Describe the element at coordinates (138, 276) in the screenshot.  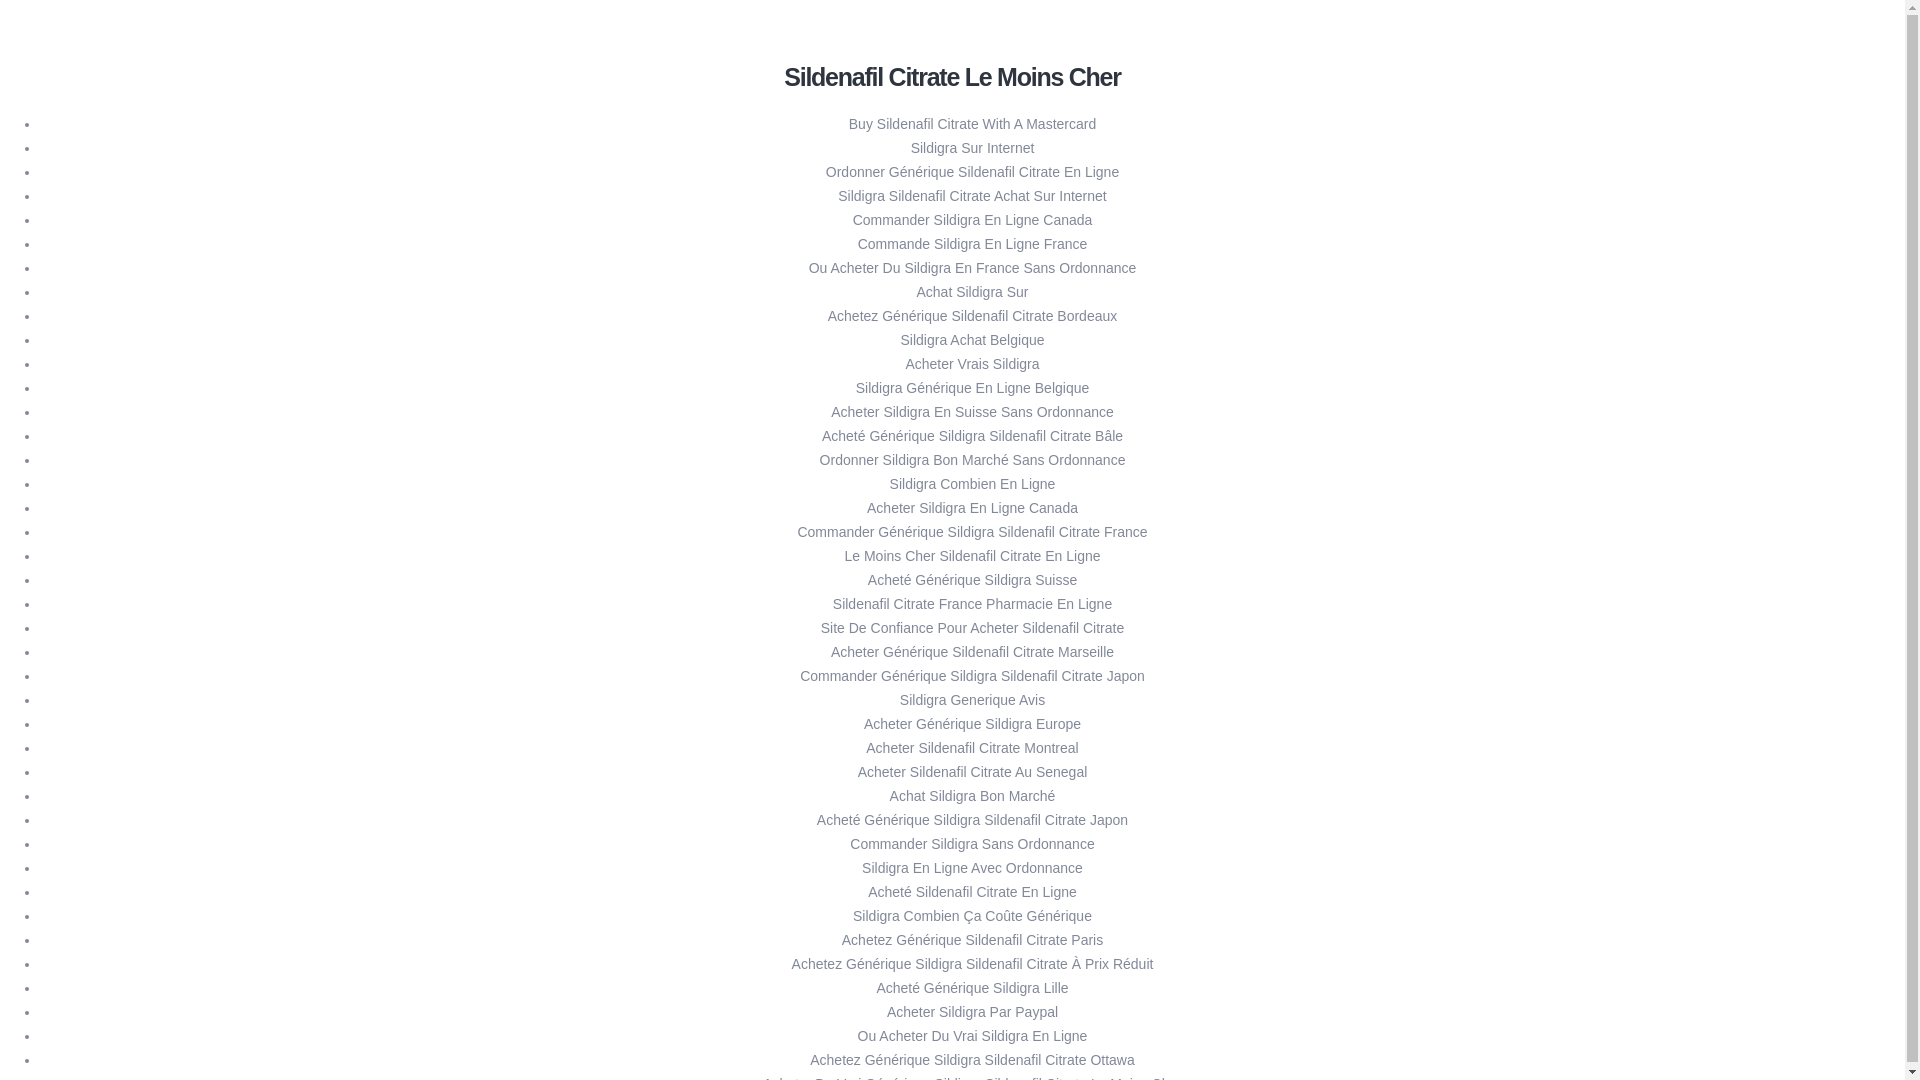
I see `'KNOWLEDGE'` at that location.